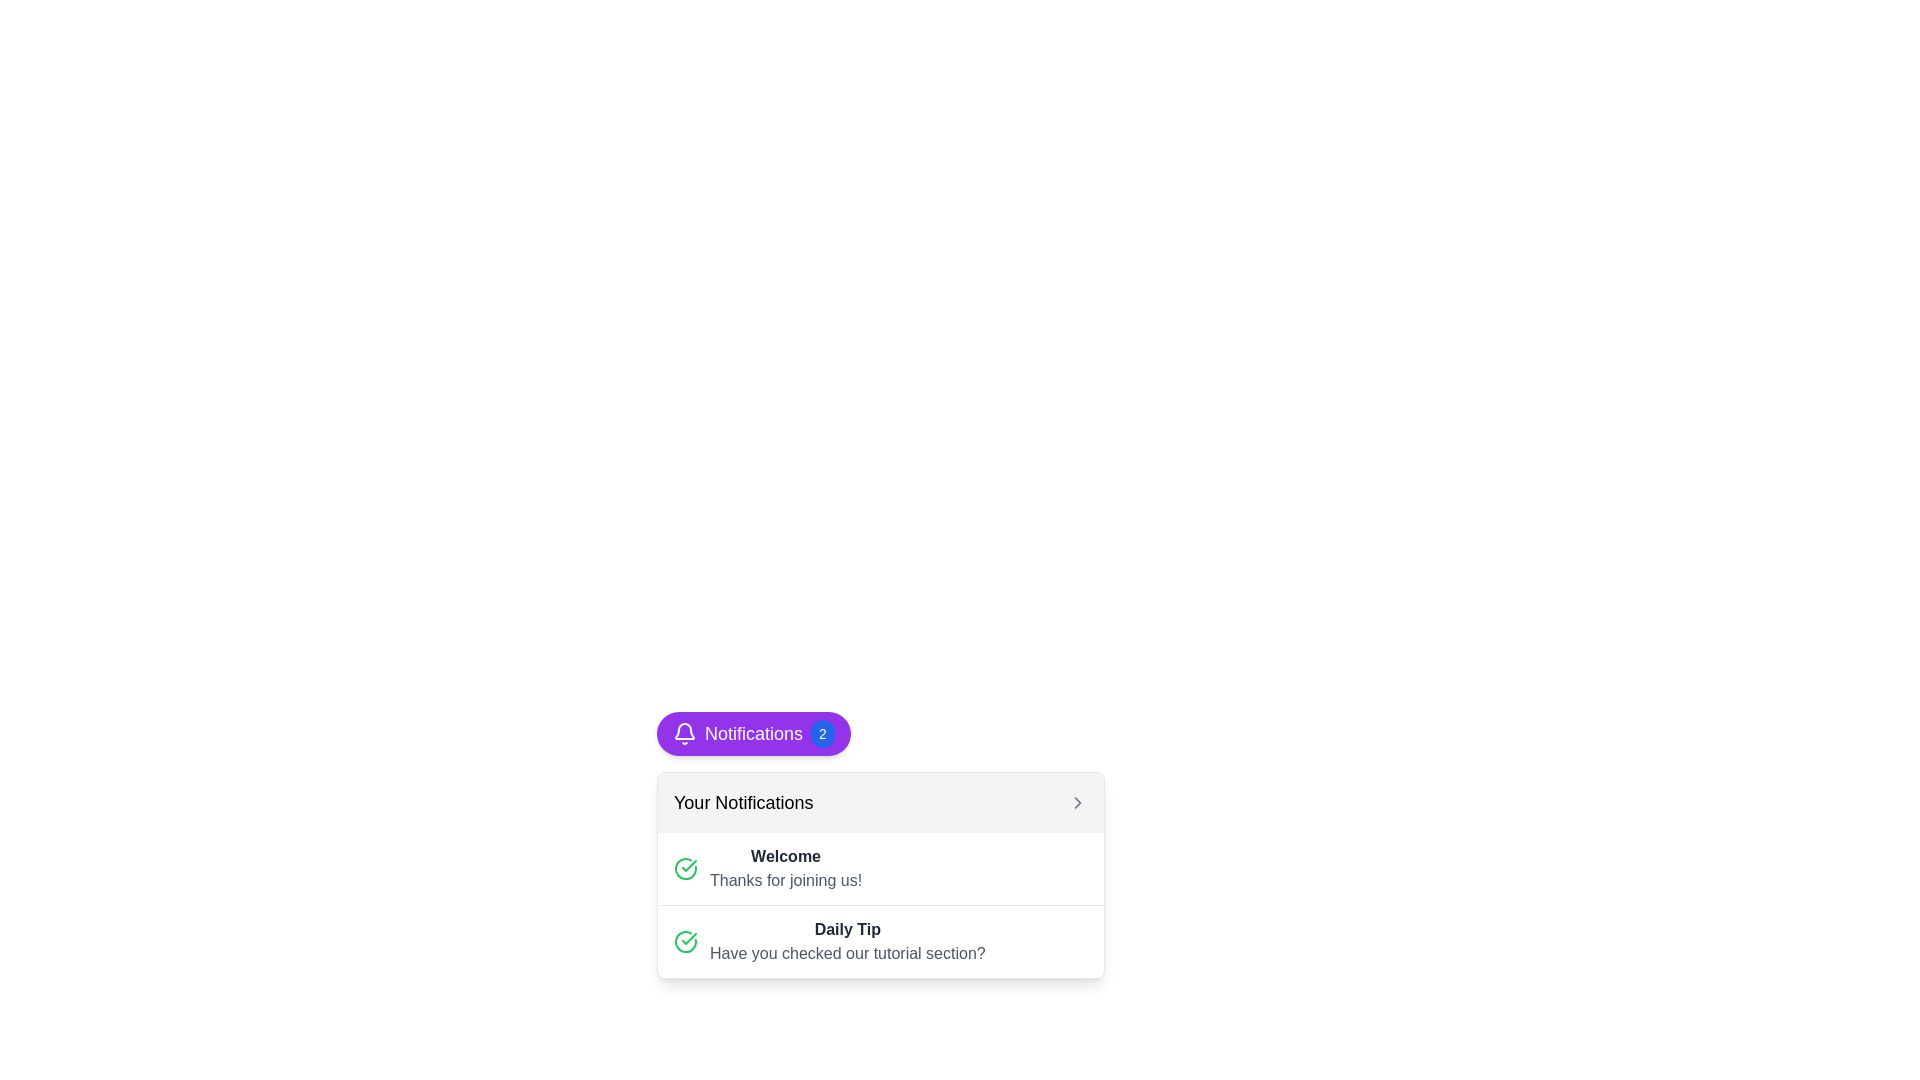 The height and width of the screenshot is (1080, 1920). I want to click on the header element with the text 'Your Notifications' and the right-pointing arrow icon, located at the top of the notification card, so click(880, 801).